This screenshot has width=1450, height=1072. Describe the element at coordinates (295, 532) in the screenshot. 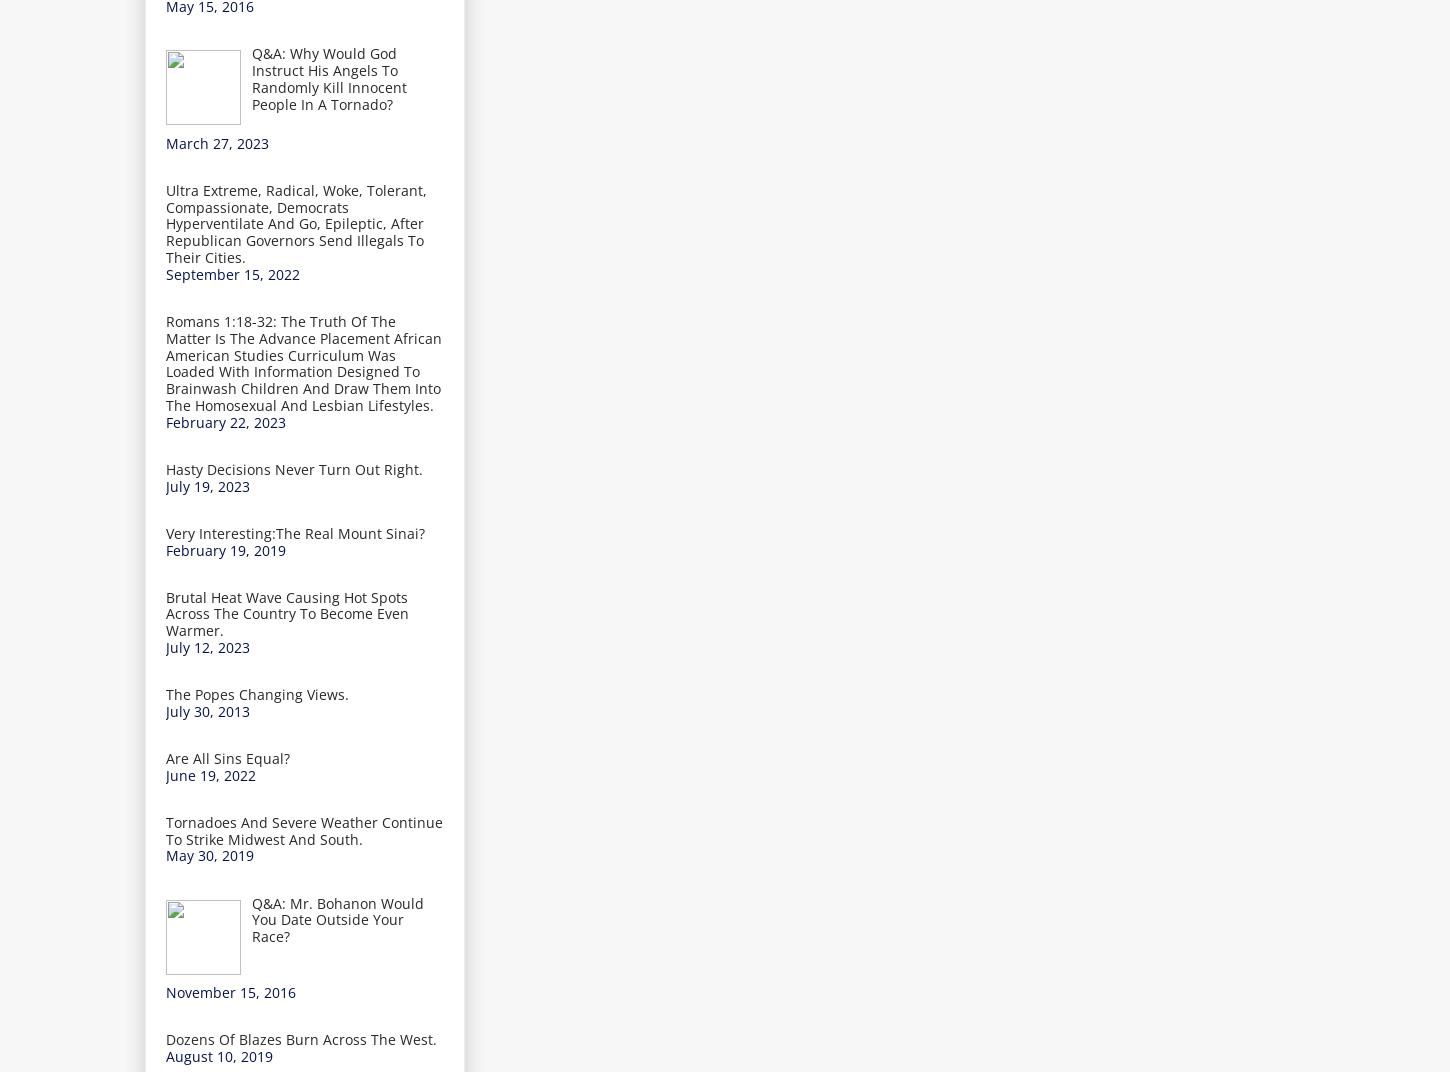

I see `'Very Interesting:The Real Mount Sinai?'` at that location.